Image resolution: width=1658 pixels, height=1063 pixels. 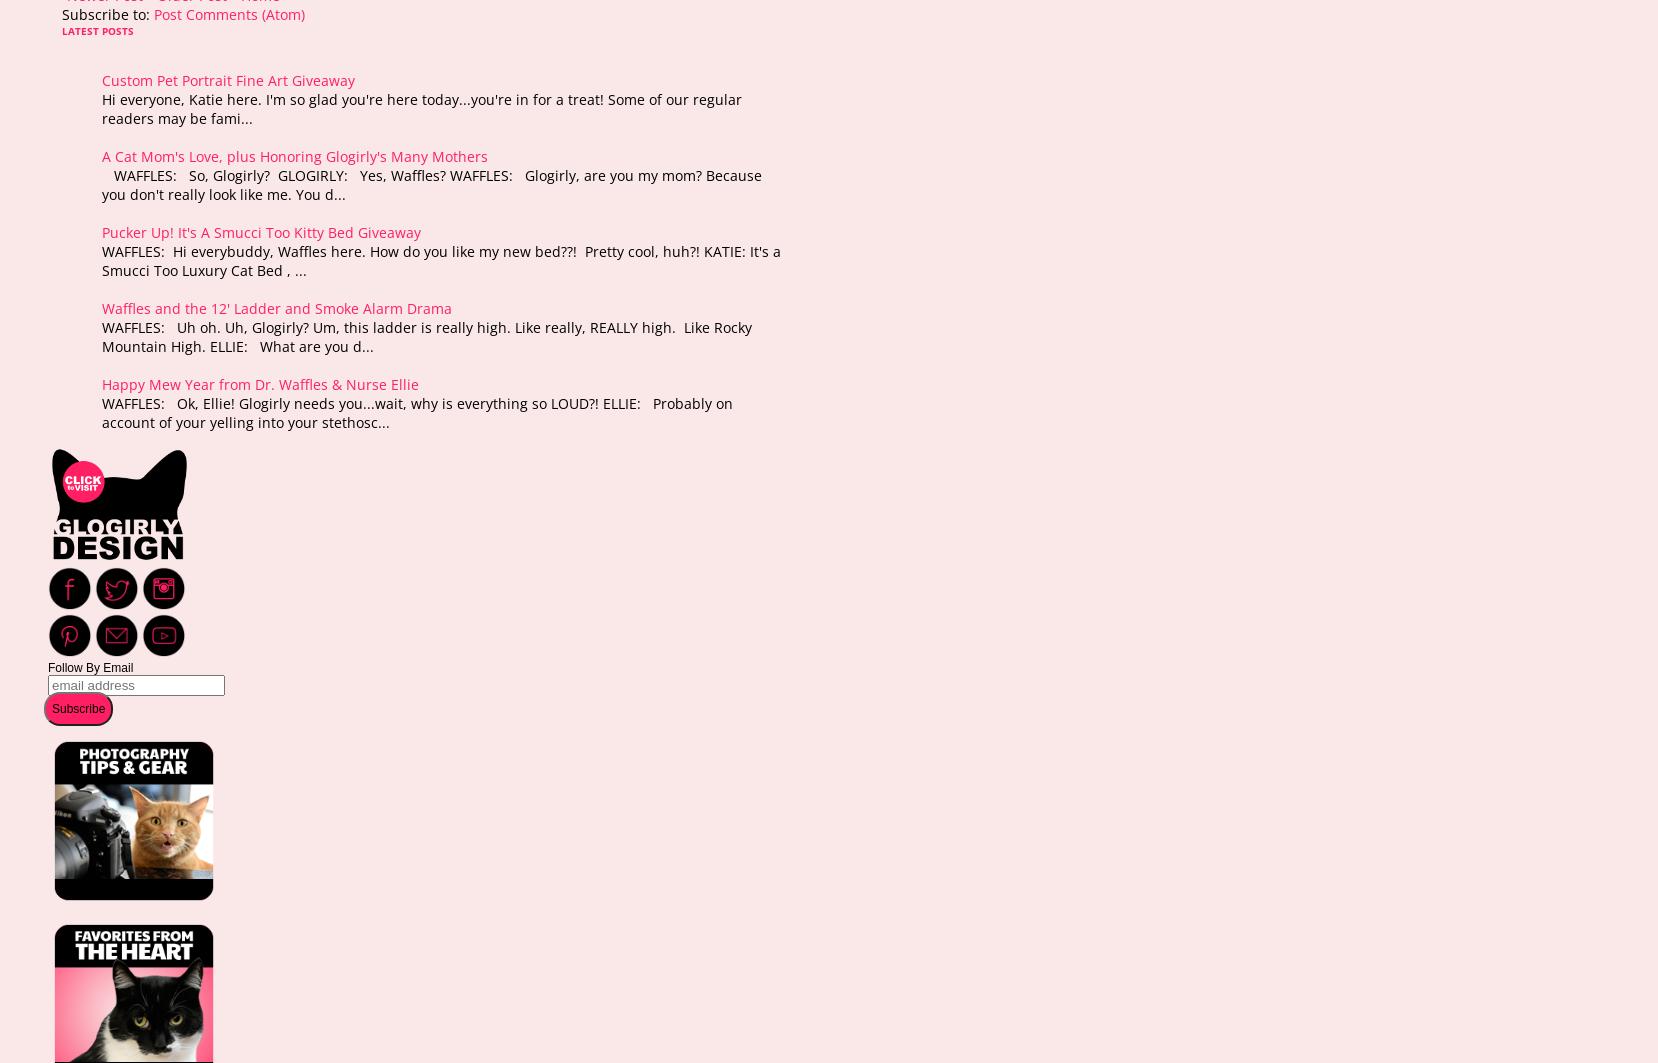 I want to click on 'WAFFLES:   So, Glogirly?  GLOGIRLY:   Yes, Waffles? WAFFLES:   Glogirly, are you my mom? Because you don't really look like me. You d...', so click(x=432, y=184).